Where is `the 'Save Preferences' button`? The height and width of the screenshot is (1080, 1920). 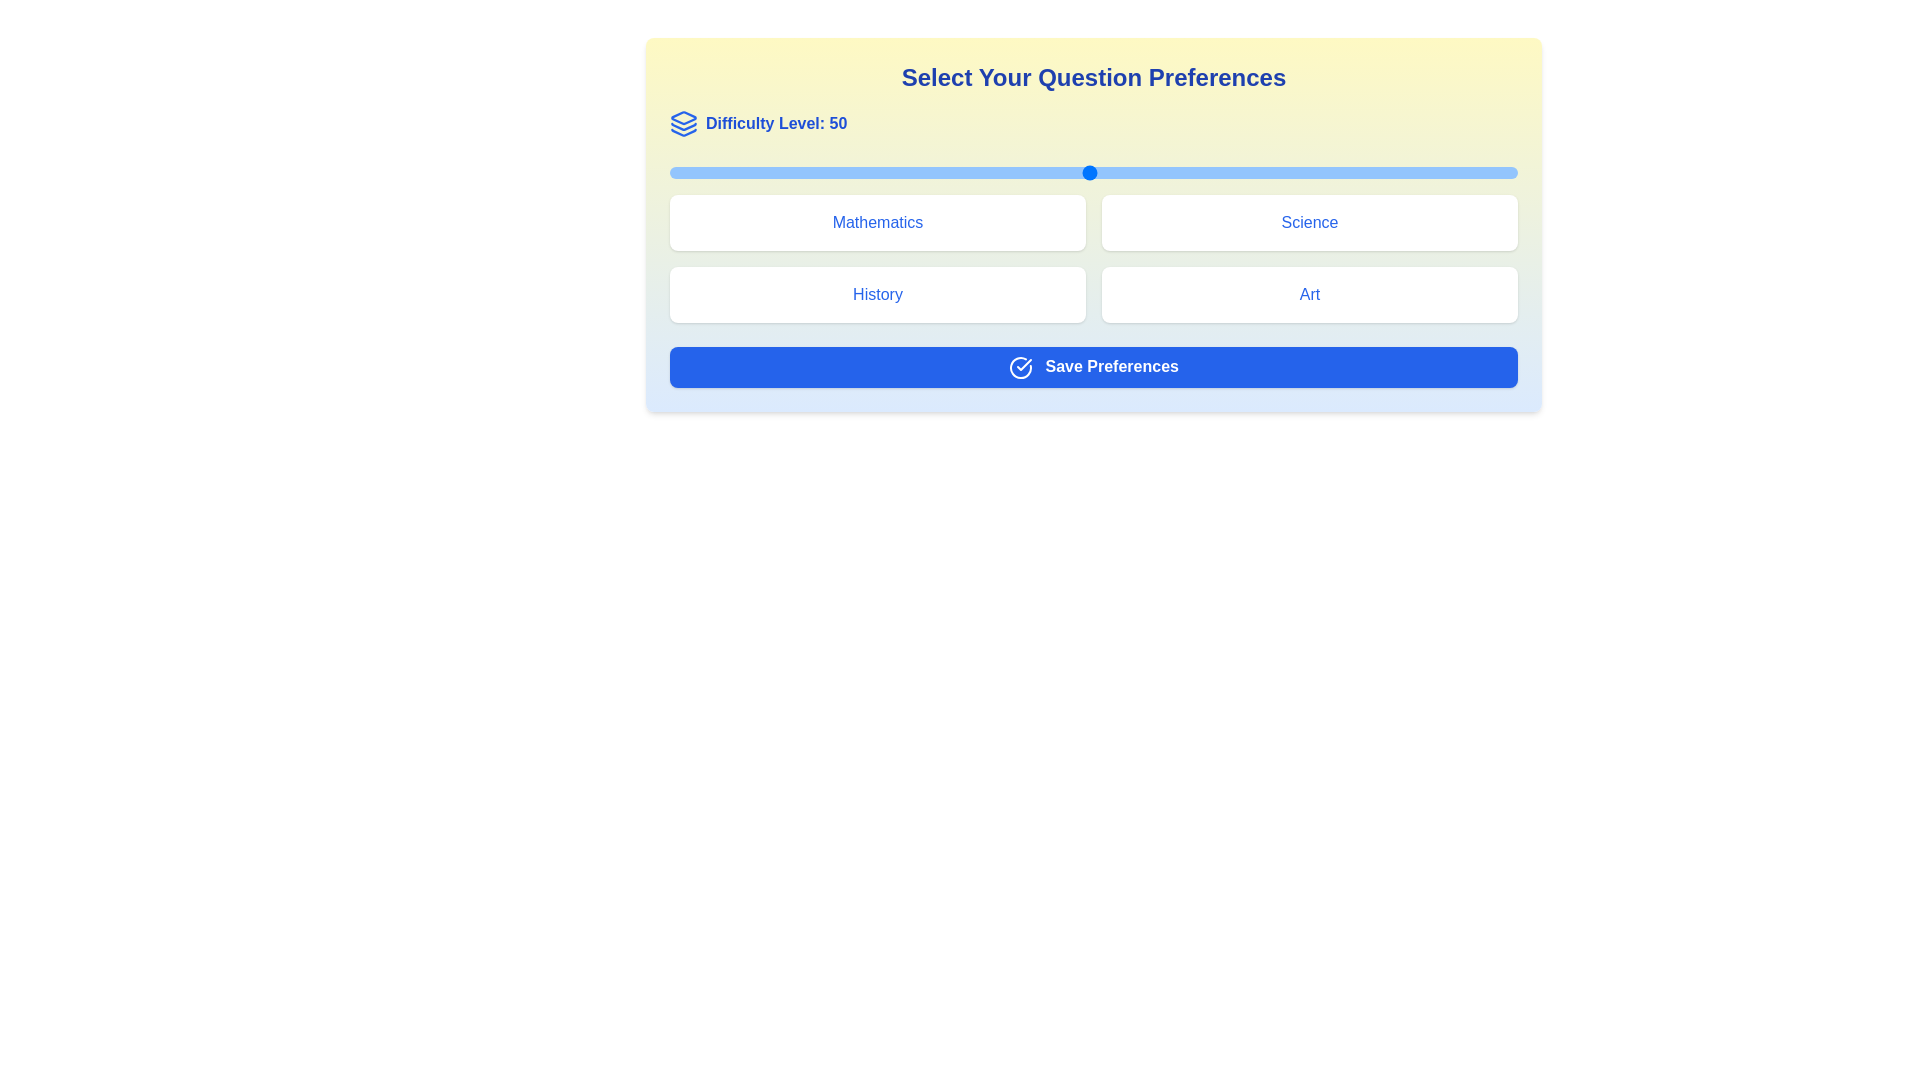 the 'Save Preferences' button is located at coordinates (1093, 366).